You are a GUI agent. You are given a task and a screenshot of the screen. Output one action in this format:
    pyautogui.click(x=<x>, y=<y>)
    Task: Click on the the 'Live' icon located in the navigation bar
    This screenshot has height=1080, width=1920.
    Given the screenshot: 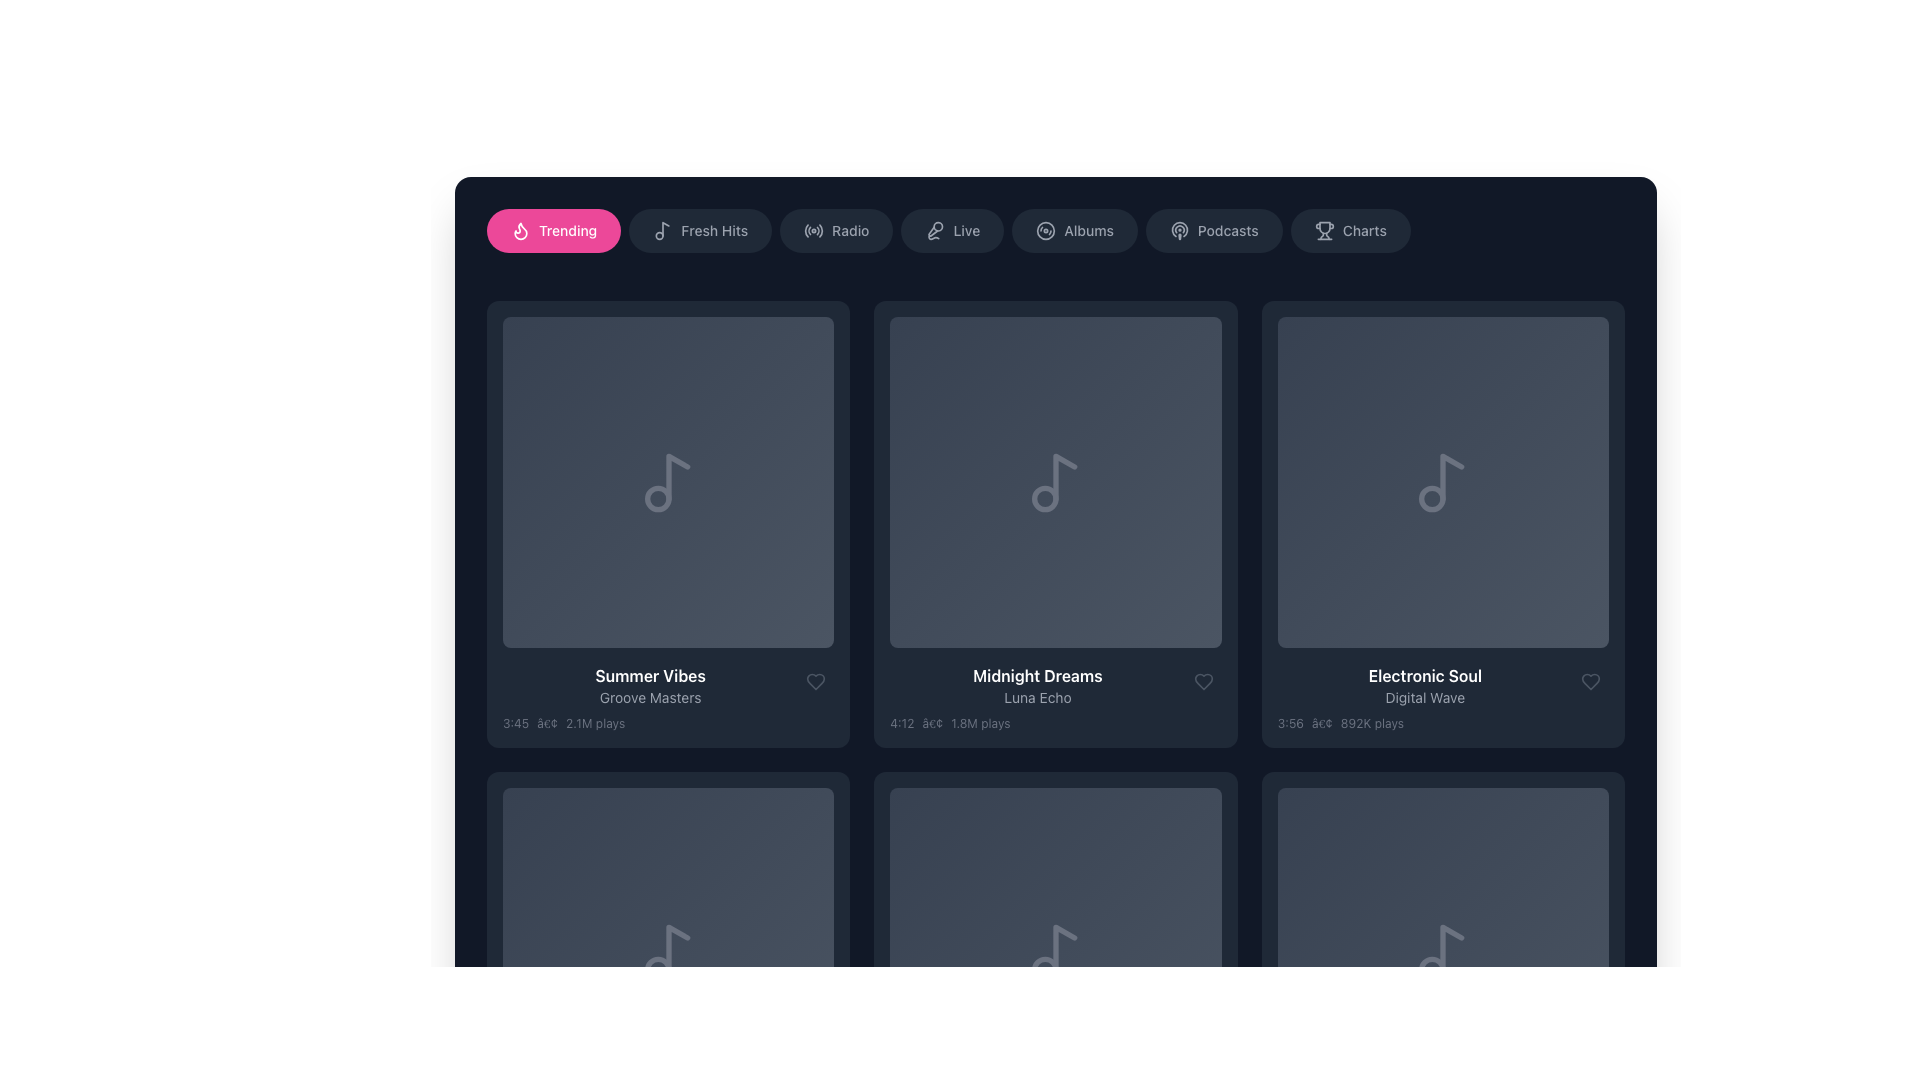 What is the action you would take?
    pyautogui.click(x=934, y=230)
    